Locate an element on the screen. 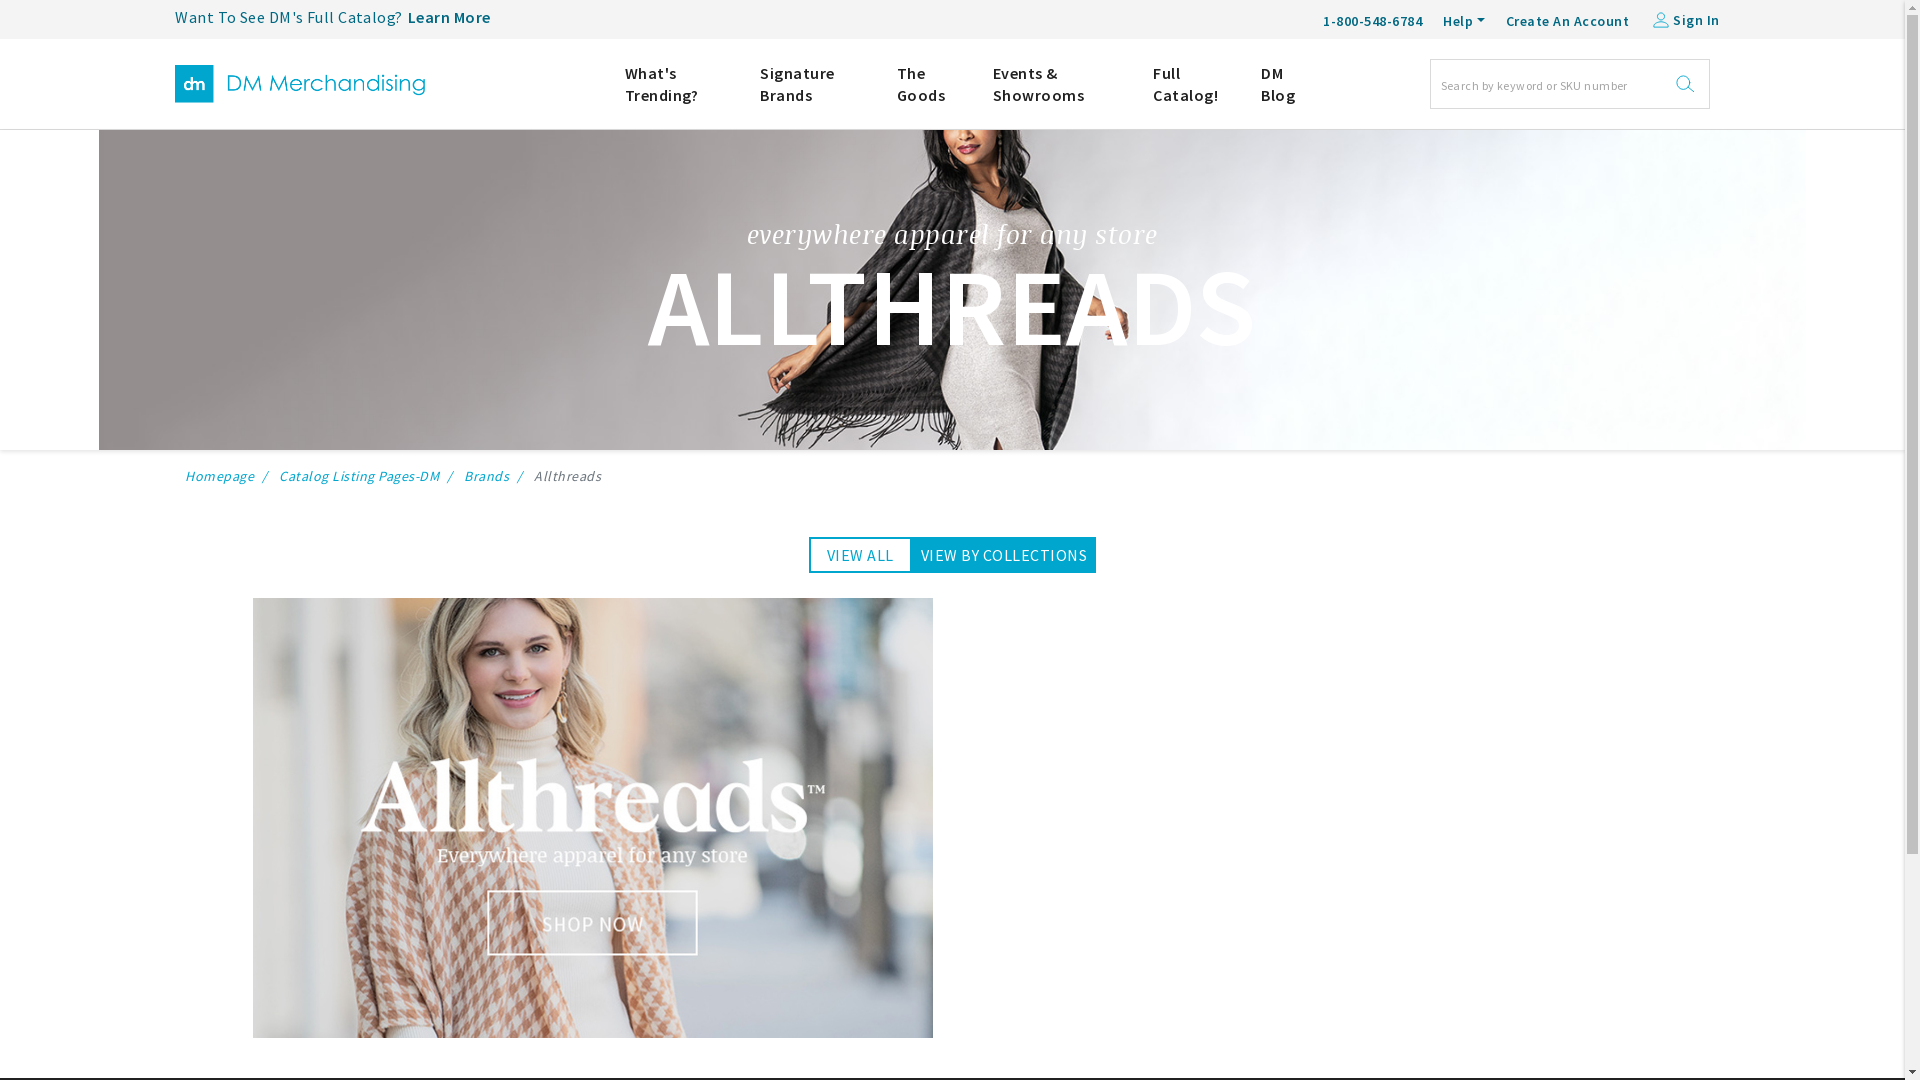 The image size is (1920, 1080). 'Help' is located at coordinates (1464, 21).